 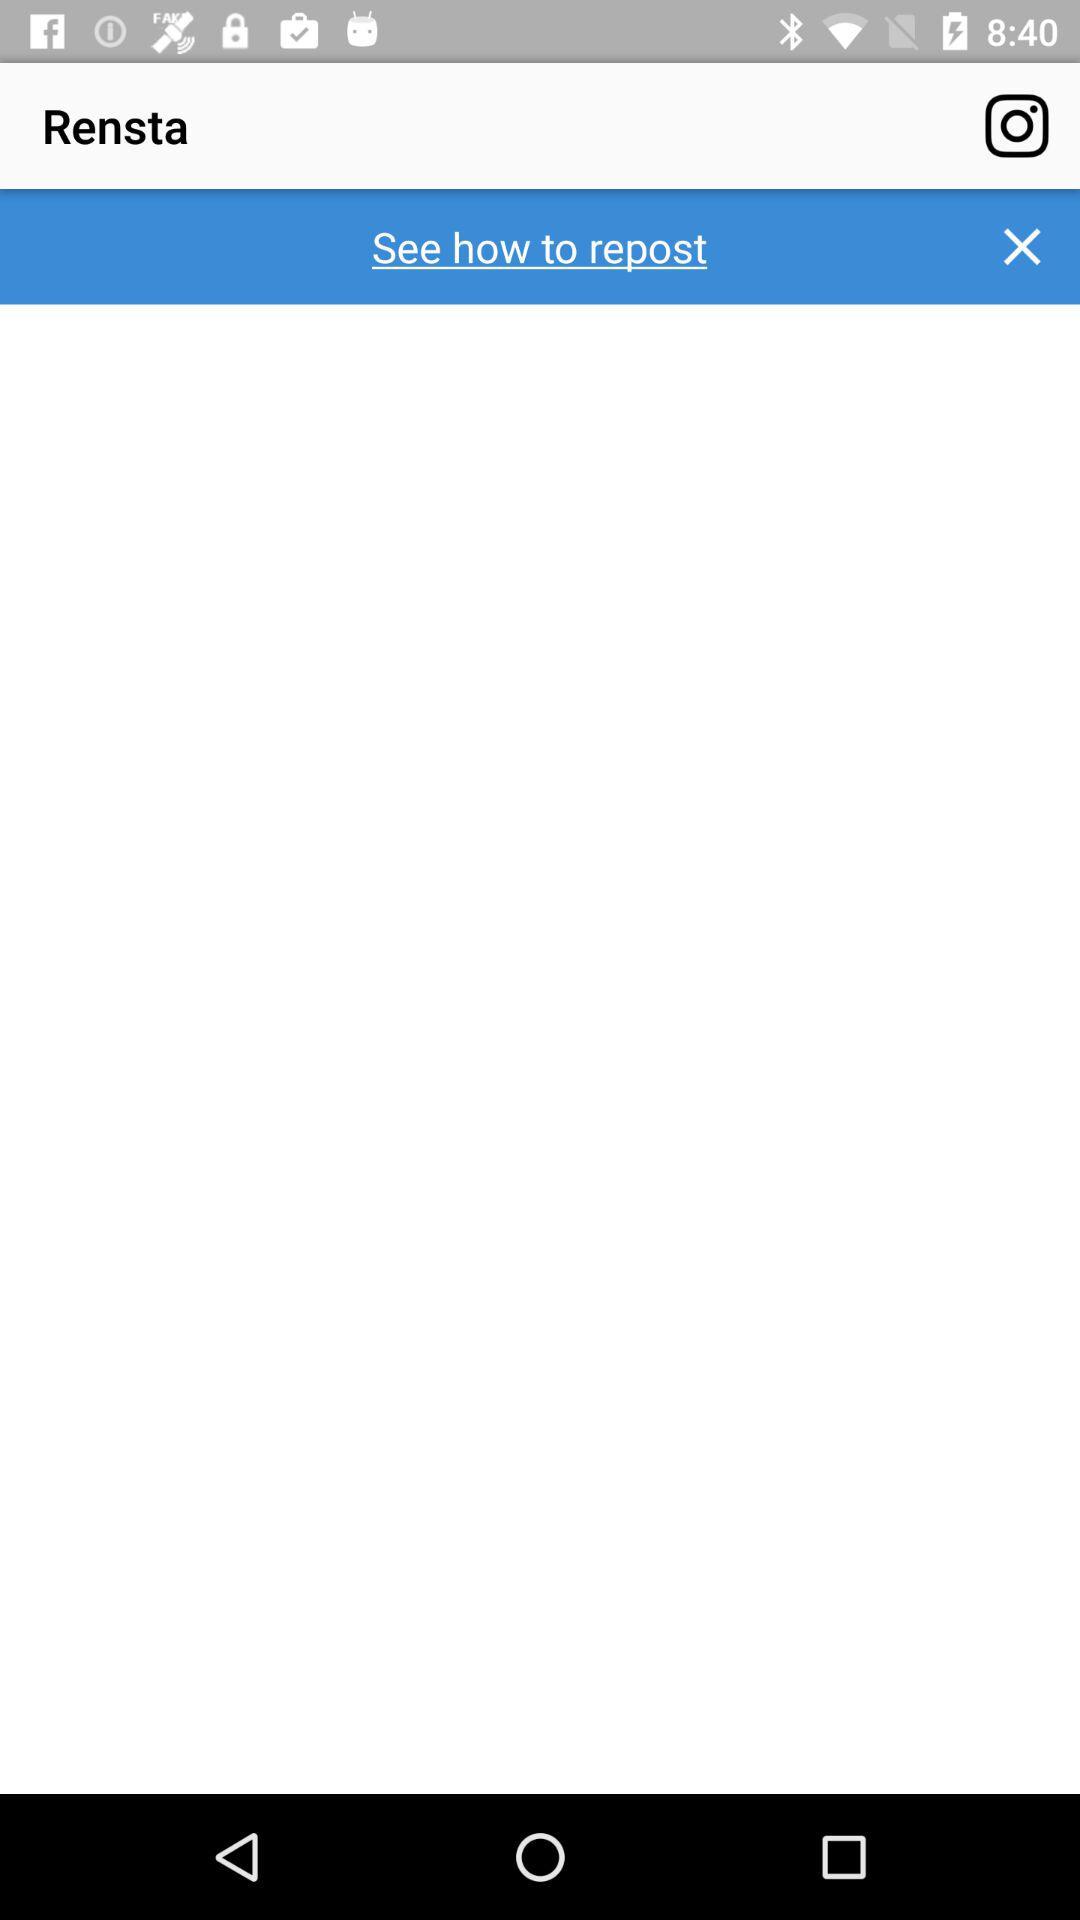 I want to click on the see how to item, so click(x=538, y=245).